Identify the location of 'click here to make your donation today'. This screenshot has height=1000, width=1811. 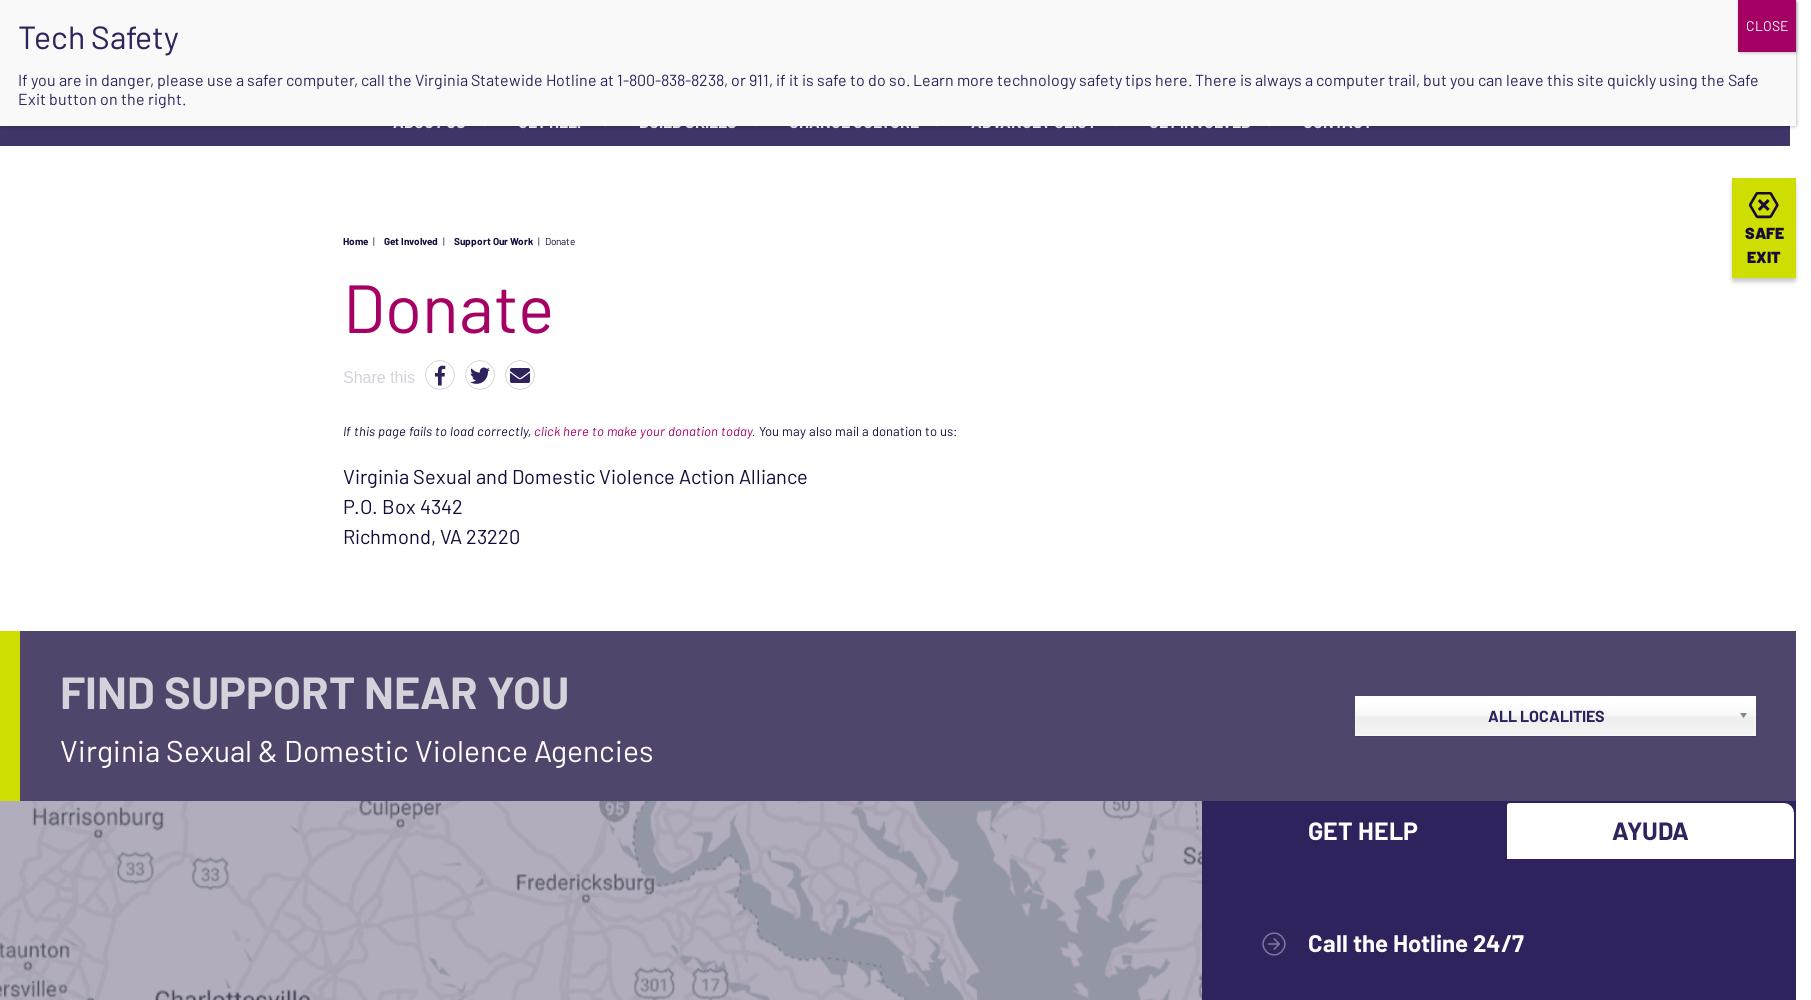
(643, 430).